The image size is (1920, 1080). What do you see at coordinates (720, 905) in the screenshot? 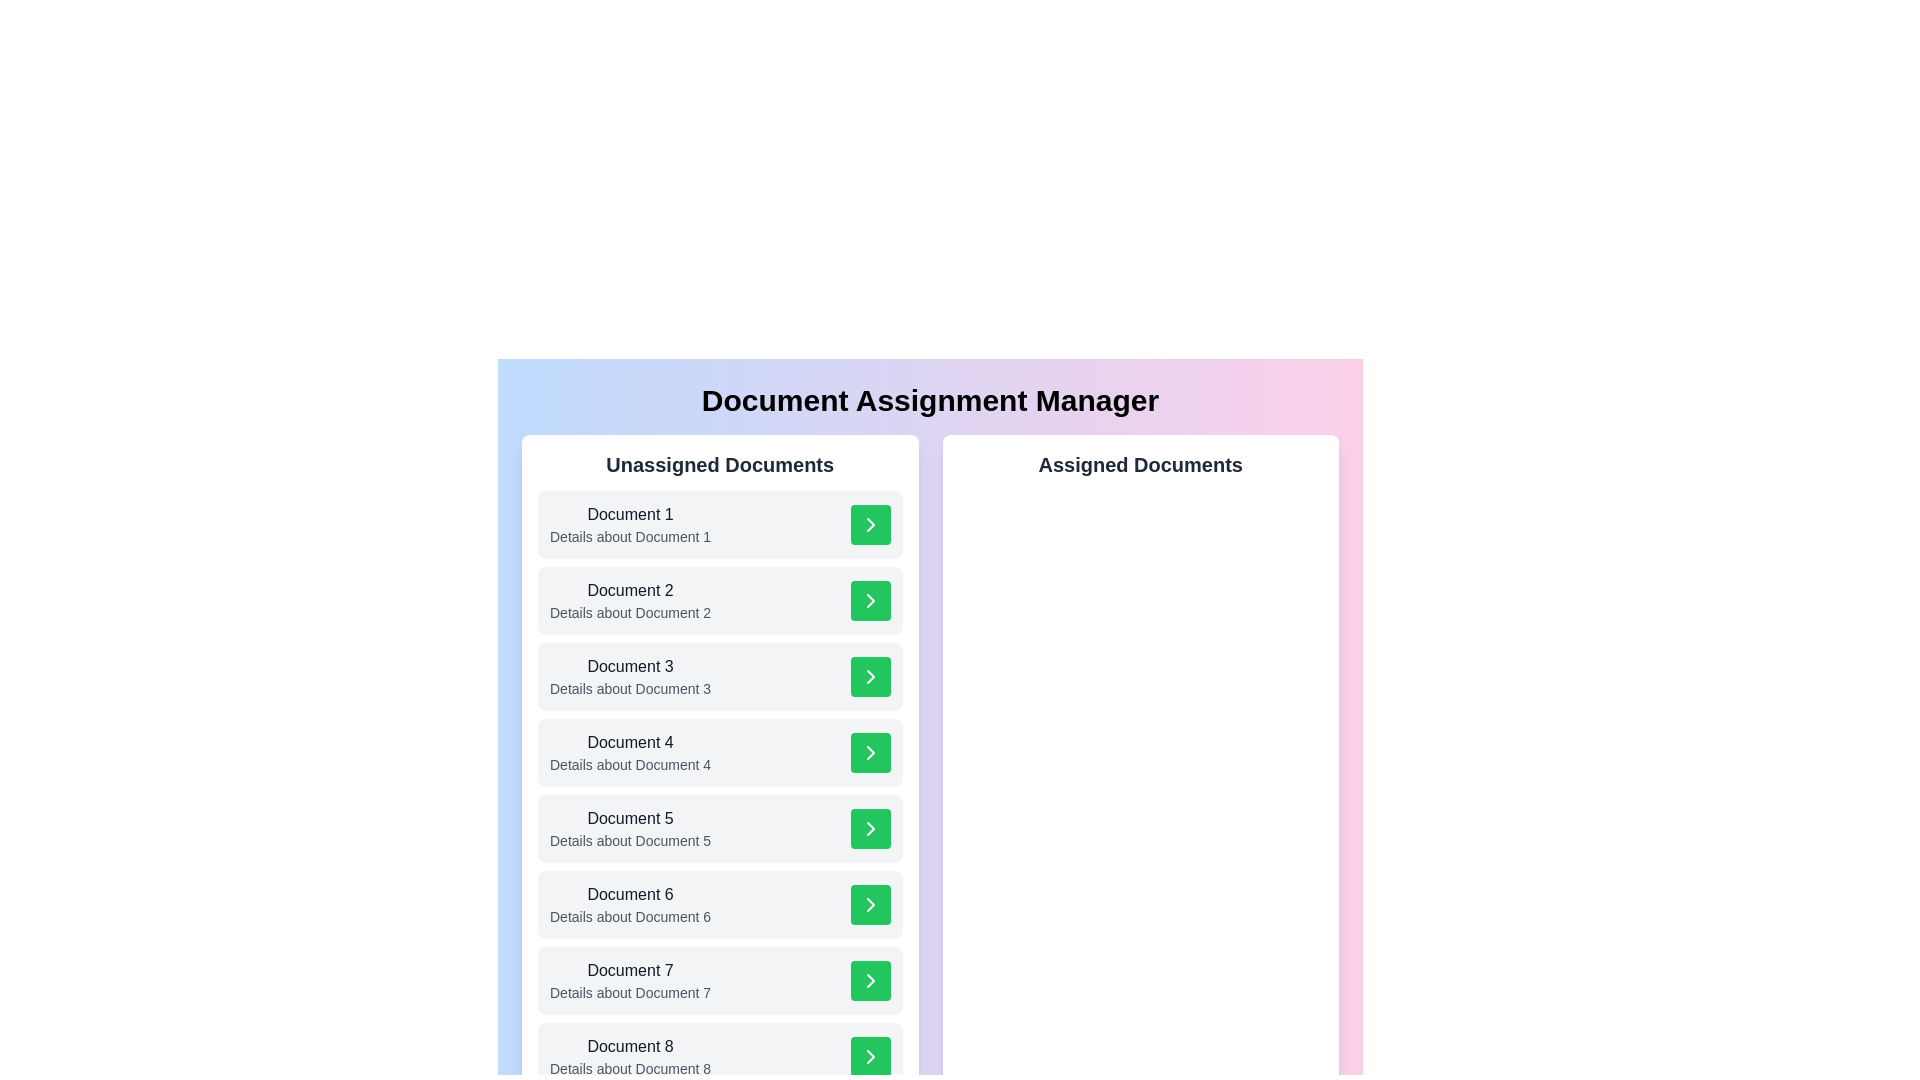
I see `the sixth list item in the 'Unassigned Documents' section` at bounding box center [720, 905].